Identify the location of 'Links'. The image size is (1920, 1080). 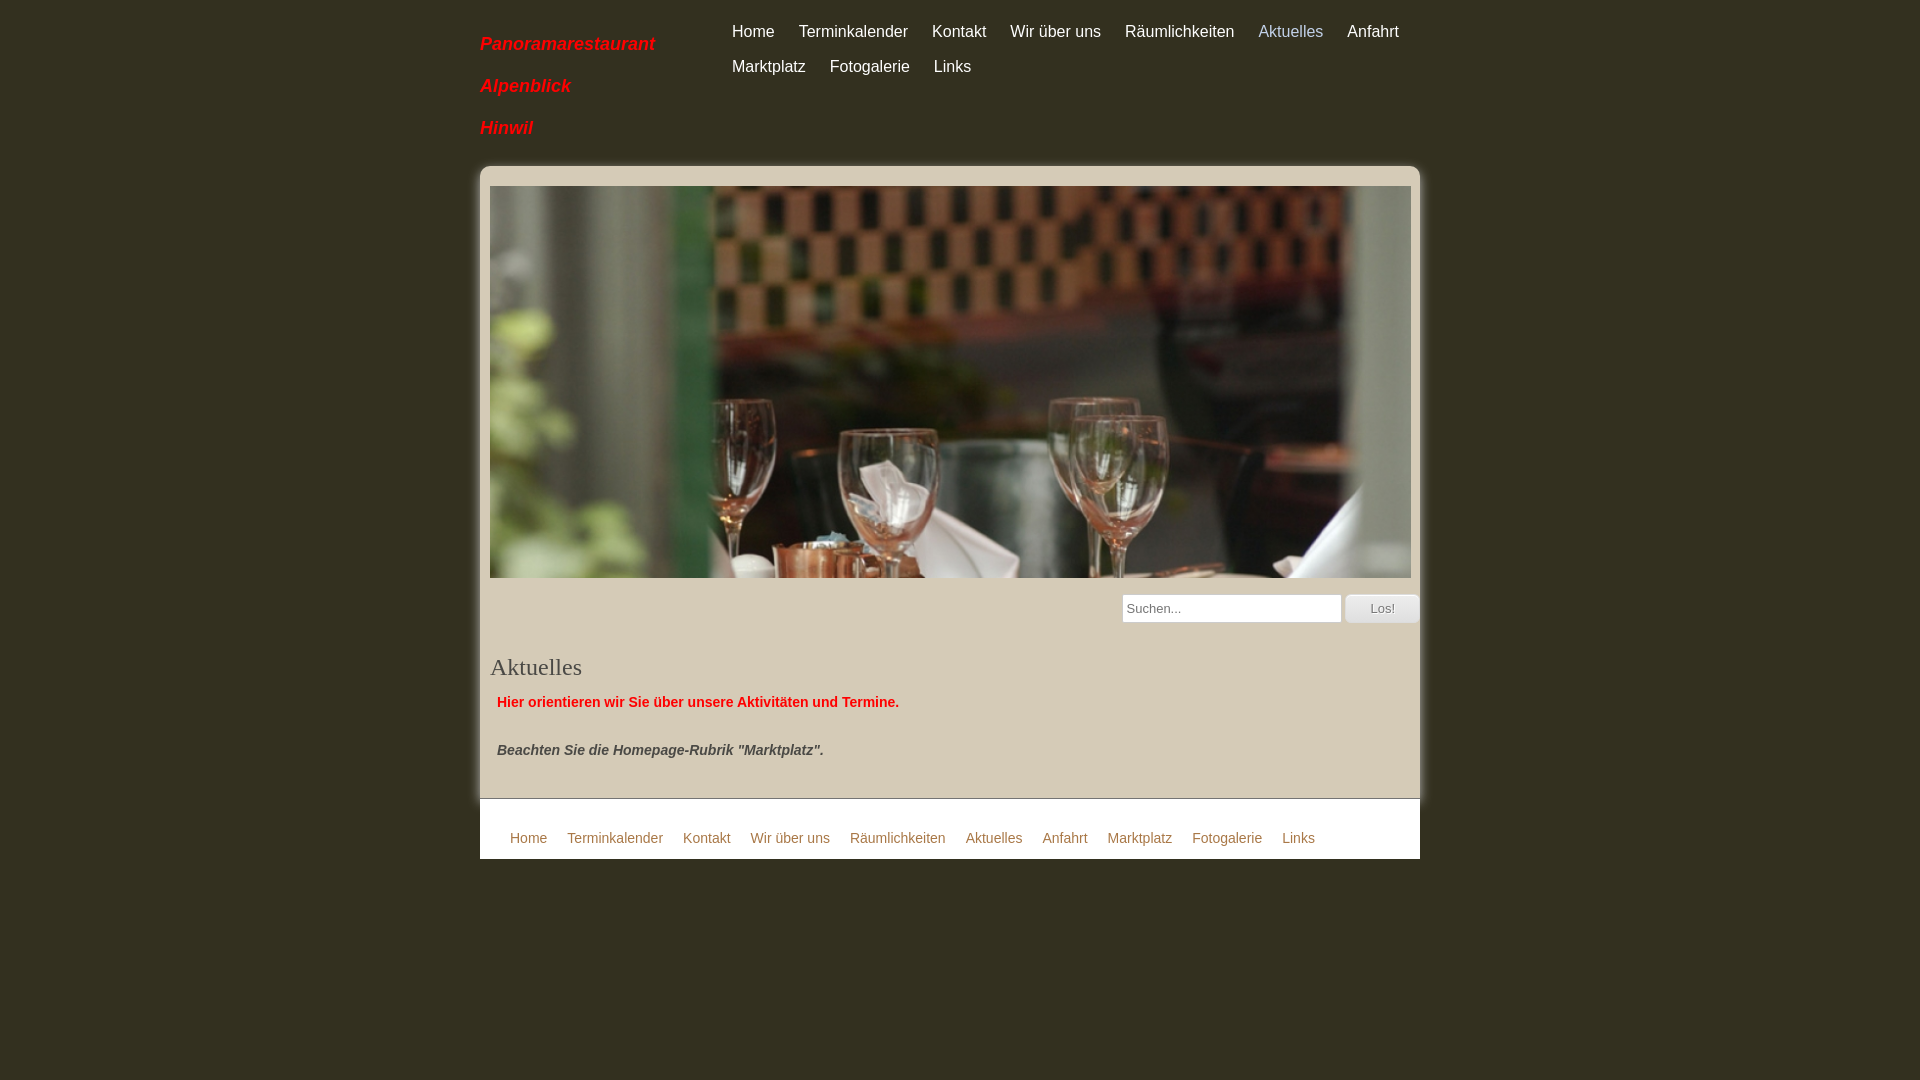
(1298, 837).